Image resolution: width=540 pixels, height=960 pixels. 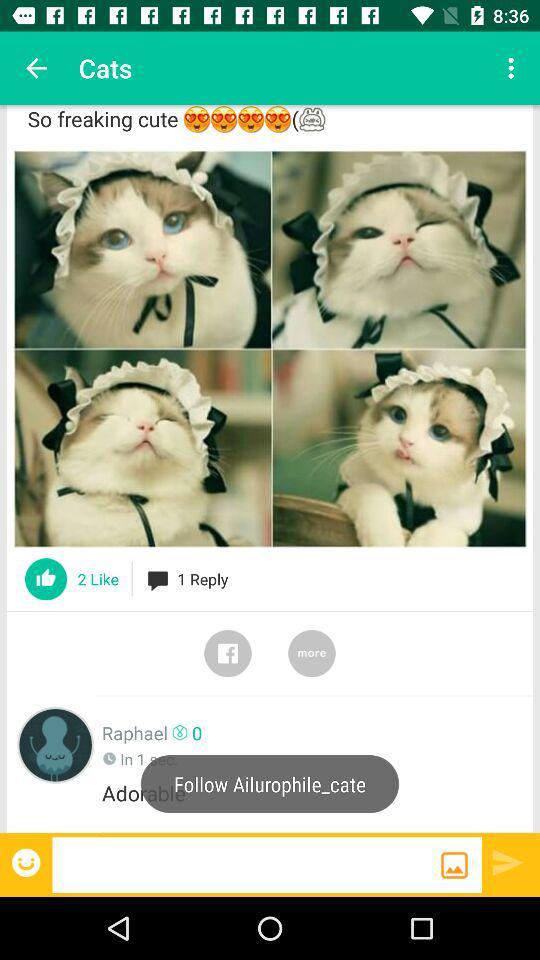 I want to click on like the album, so click(x=46, y=579).